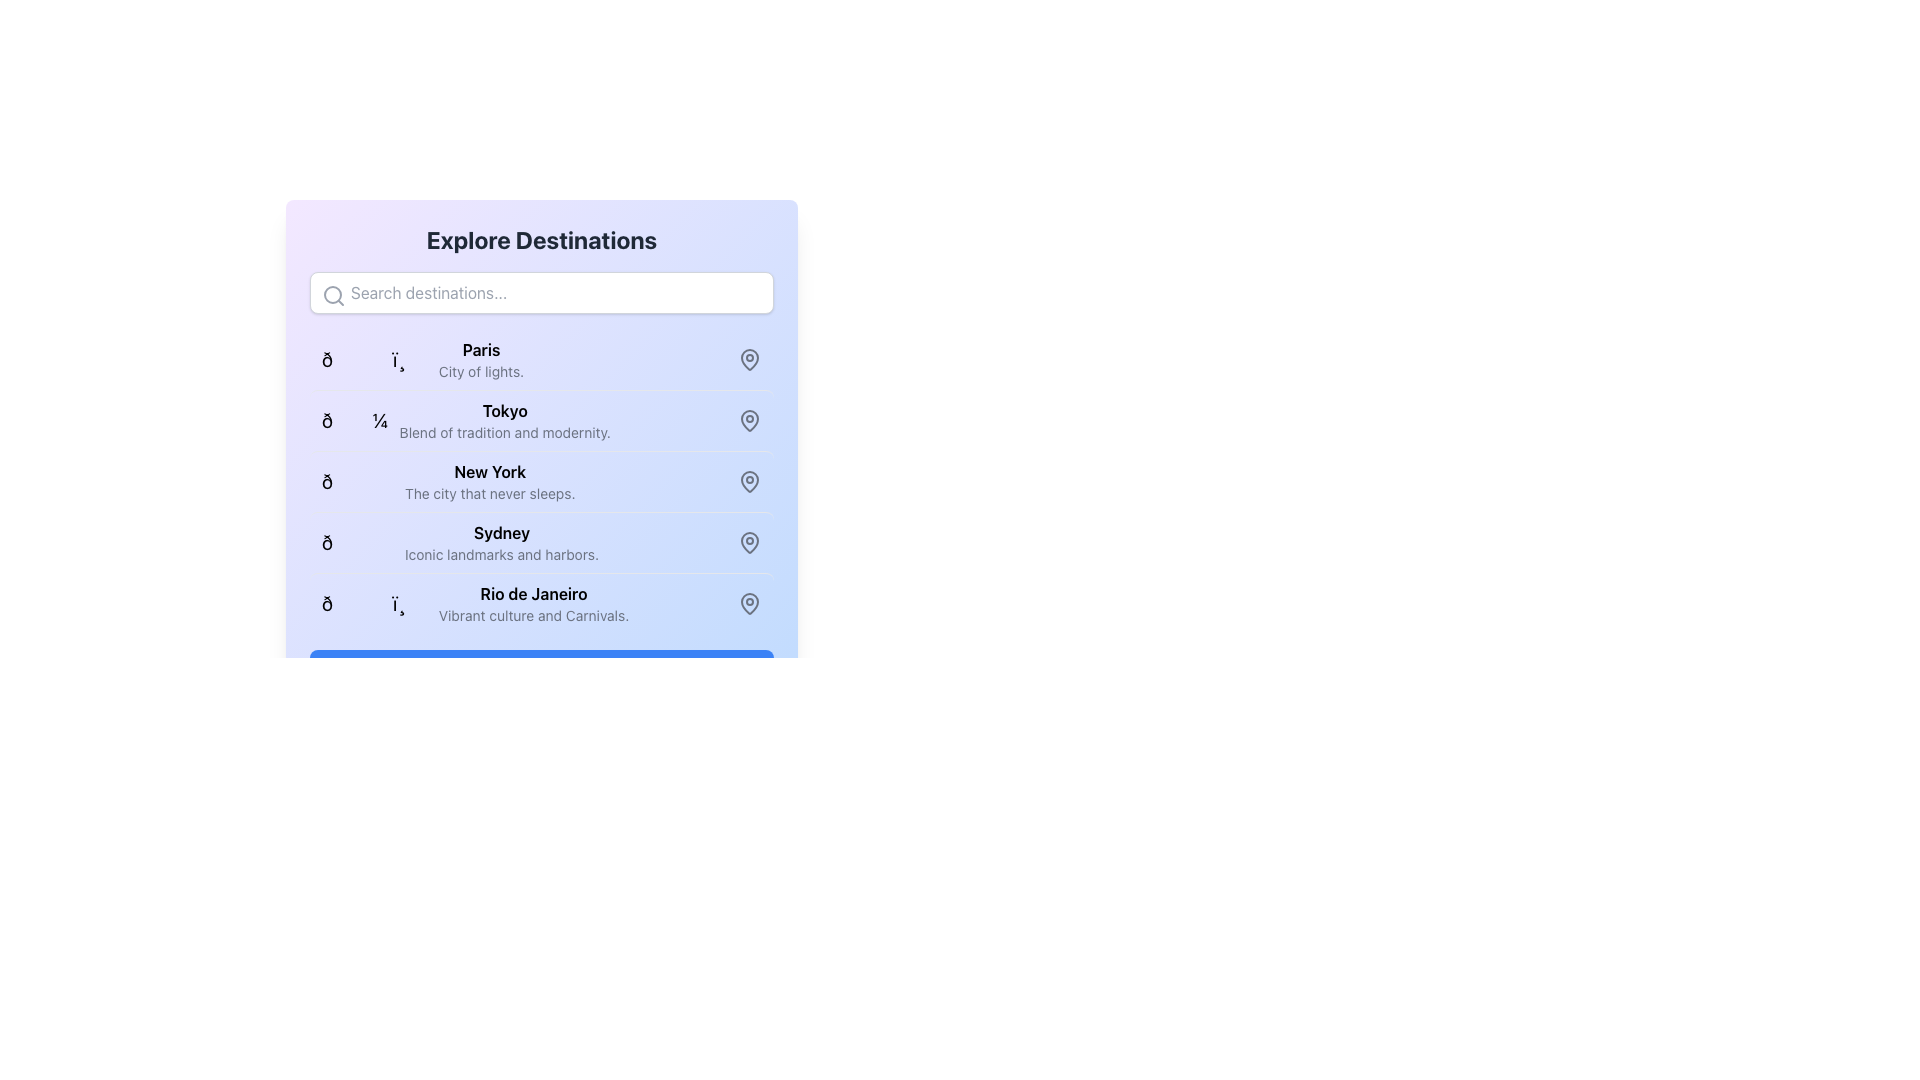 Image resolution: width=1920 pixels, height=1080 pixels. What do you see at coordinates (465, 419) in the screenshot?
I see `the list item presenting the overview of the Tokyo destination in the 'Explore Destinations' section` at bounding box center [465, 419].